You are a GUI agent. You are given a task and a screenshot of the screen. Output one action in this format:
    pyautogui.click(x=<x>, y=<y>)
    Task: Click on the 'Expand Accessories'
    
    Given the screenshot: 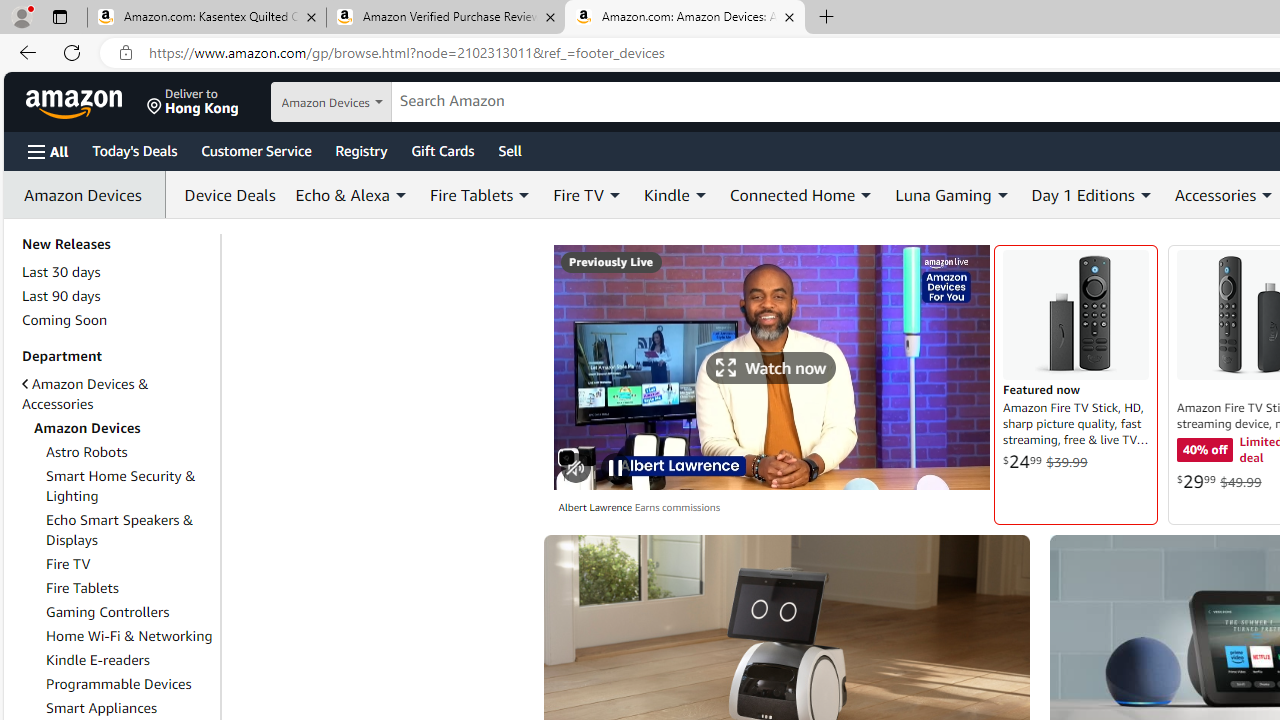 What is the action you would take?
    pyautogui.click(x=1266, y=195)
    